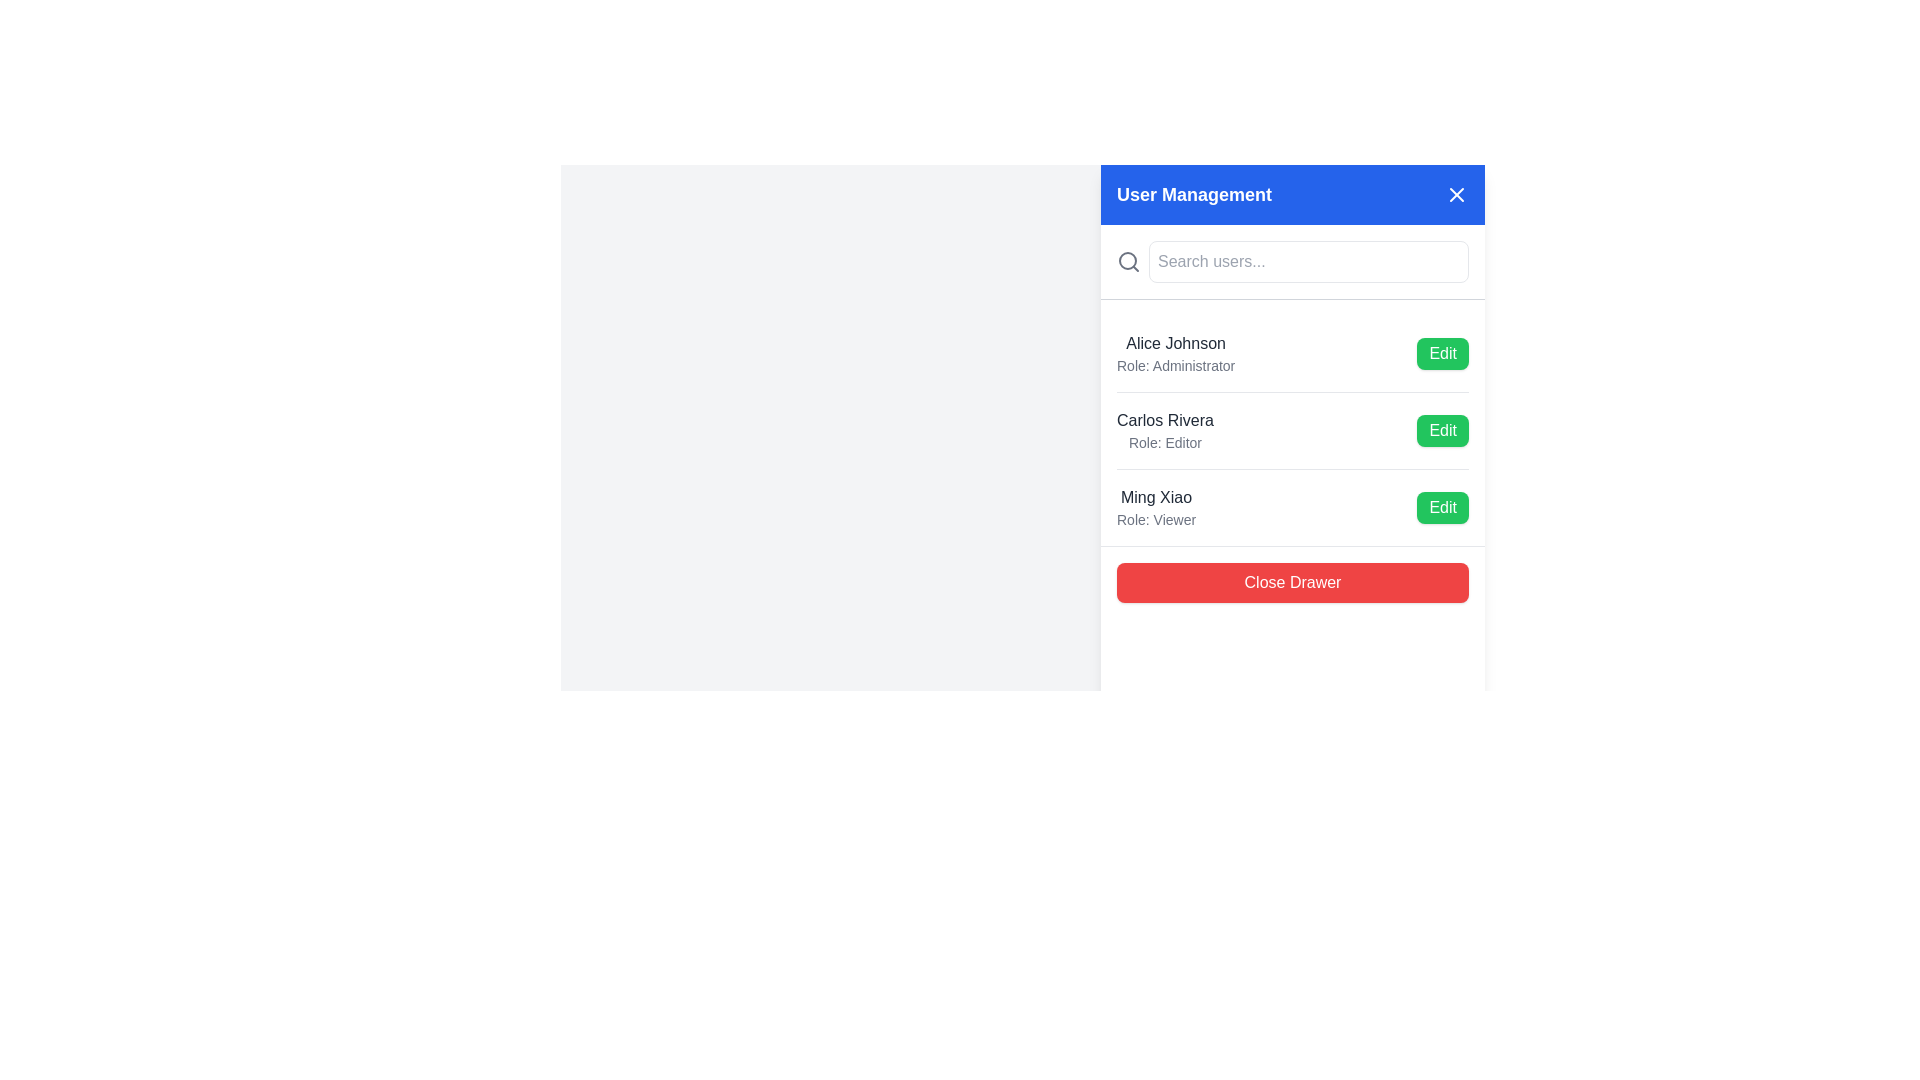 This screenshot has width=1920, height=1080. What do you see at coordinates (1194, 195) in the screenshot?
I see `the user management section title label located near the center-left of the blue header bar, positioned to the left of the close button` at bounding box center [1194, 195].